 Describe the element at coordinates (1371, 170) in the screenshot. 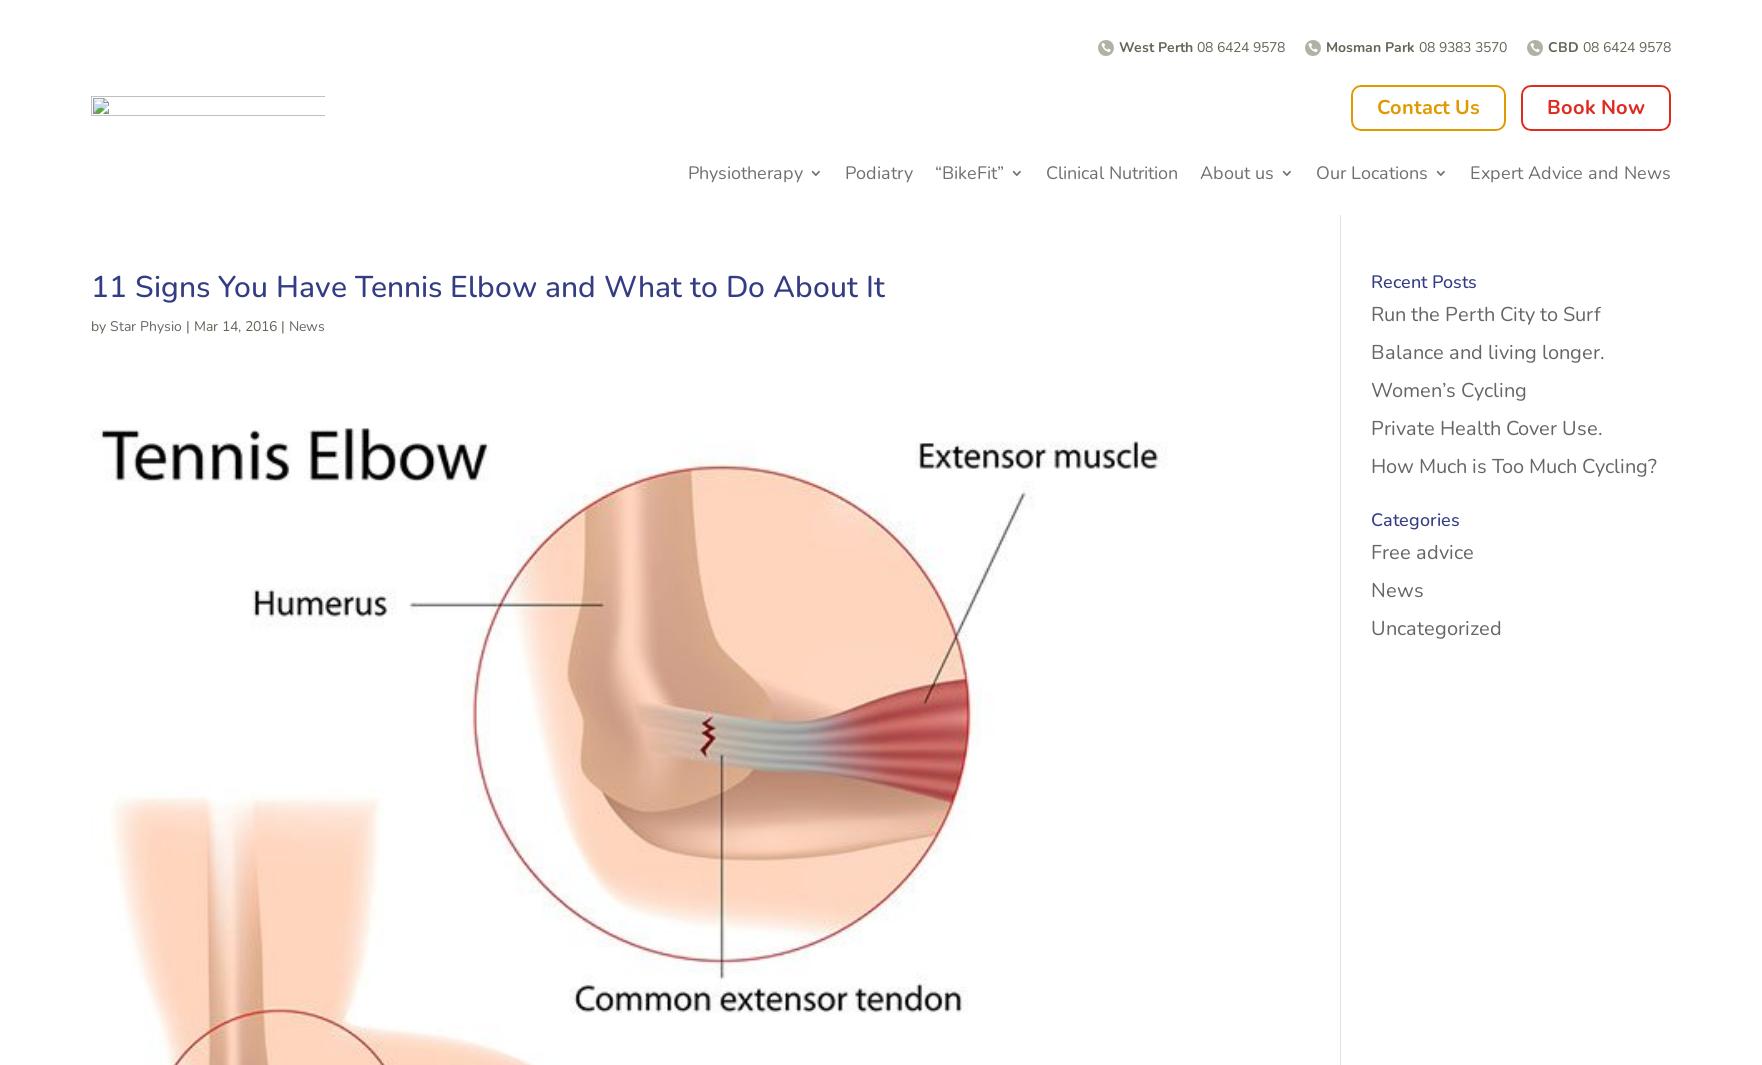

I see `'Our Locations'` at that location.